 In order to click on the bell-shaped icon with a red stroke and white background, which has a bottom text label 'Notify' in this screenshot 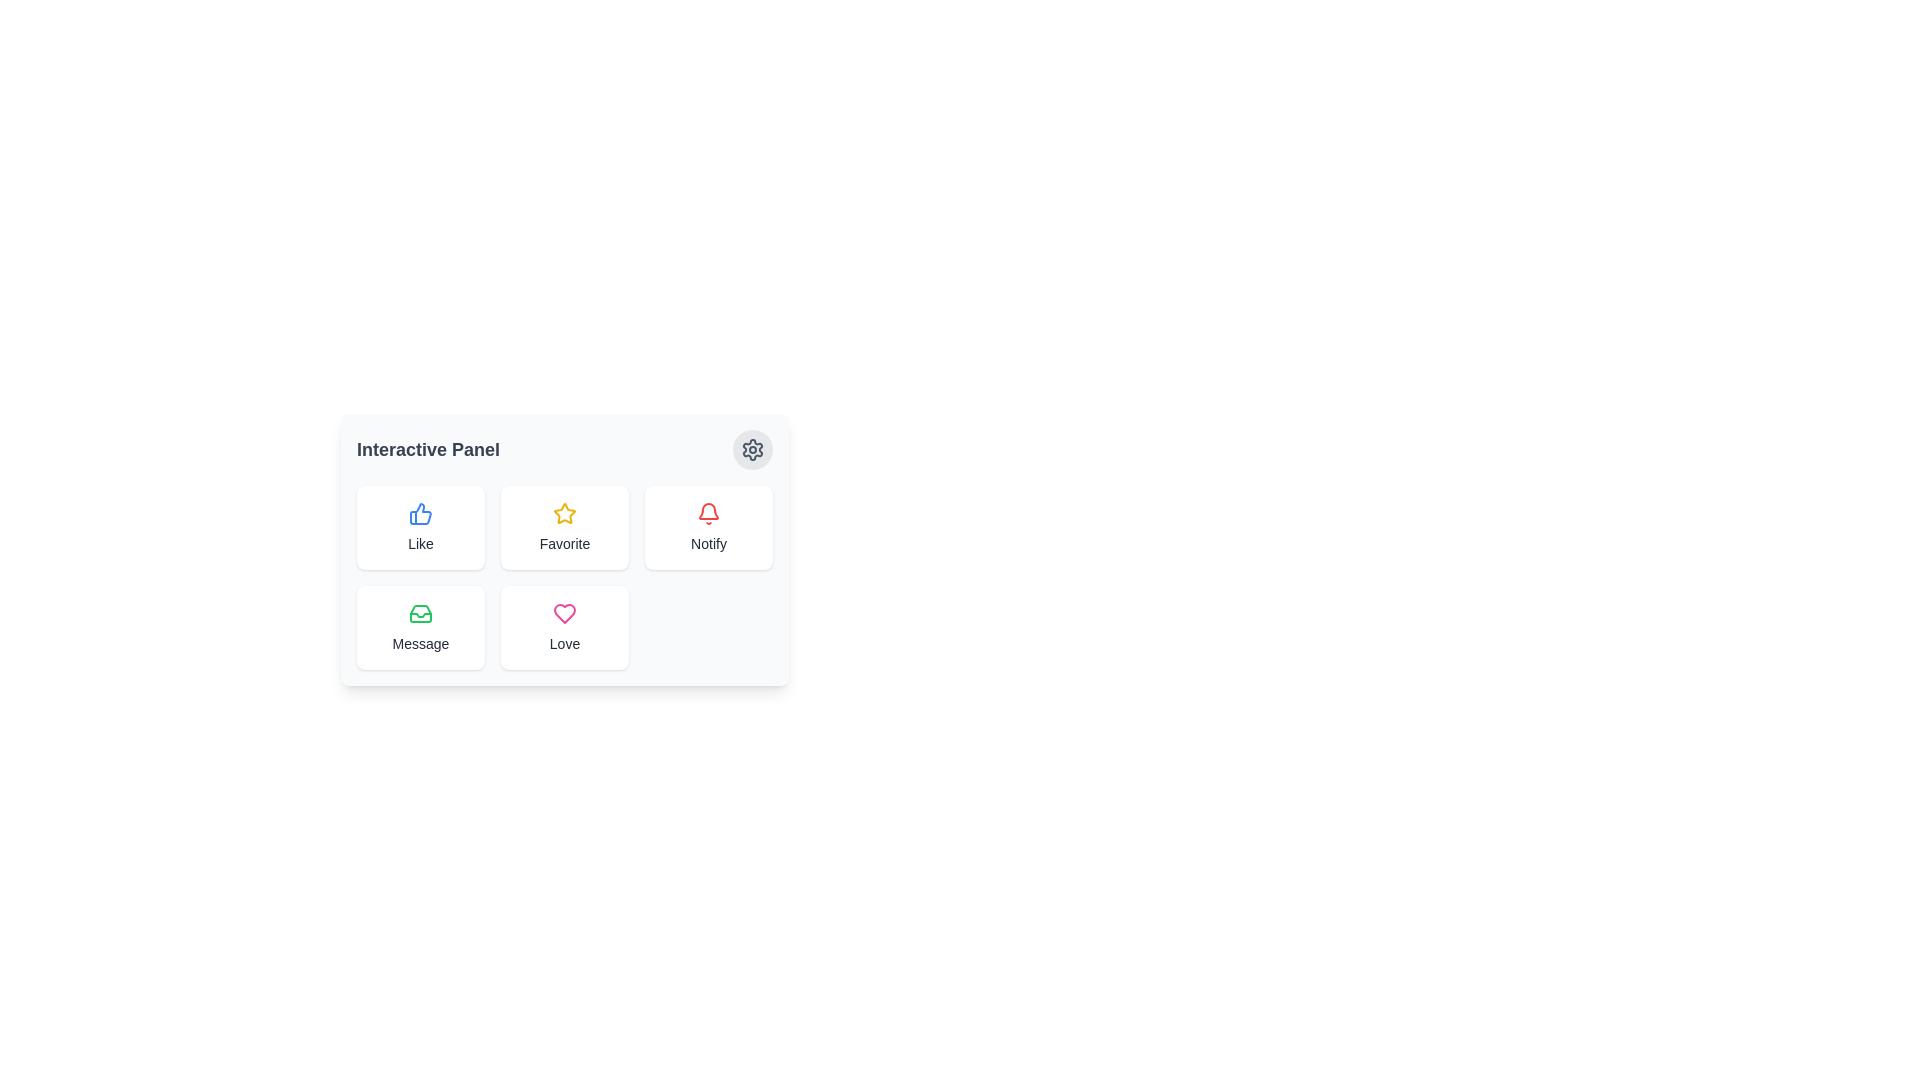, I will do `click(709, 512)`.